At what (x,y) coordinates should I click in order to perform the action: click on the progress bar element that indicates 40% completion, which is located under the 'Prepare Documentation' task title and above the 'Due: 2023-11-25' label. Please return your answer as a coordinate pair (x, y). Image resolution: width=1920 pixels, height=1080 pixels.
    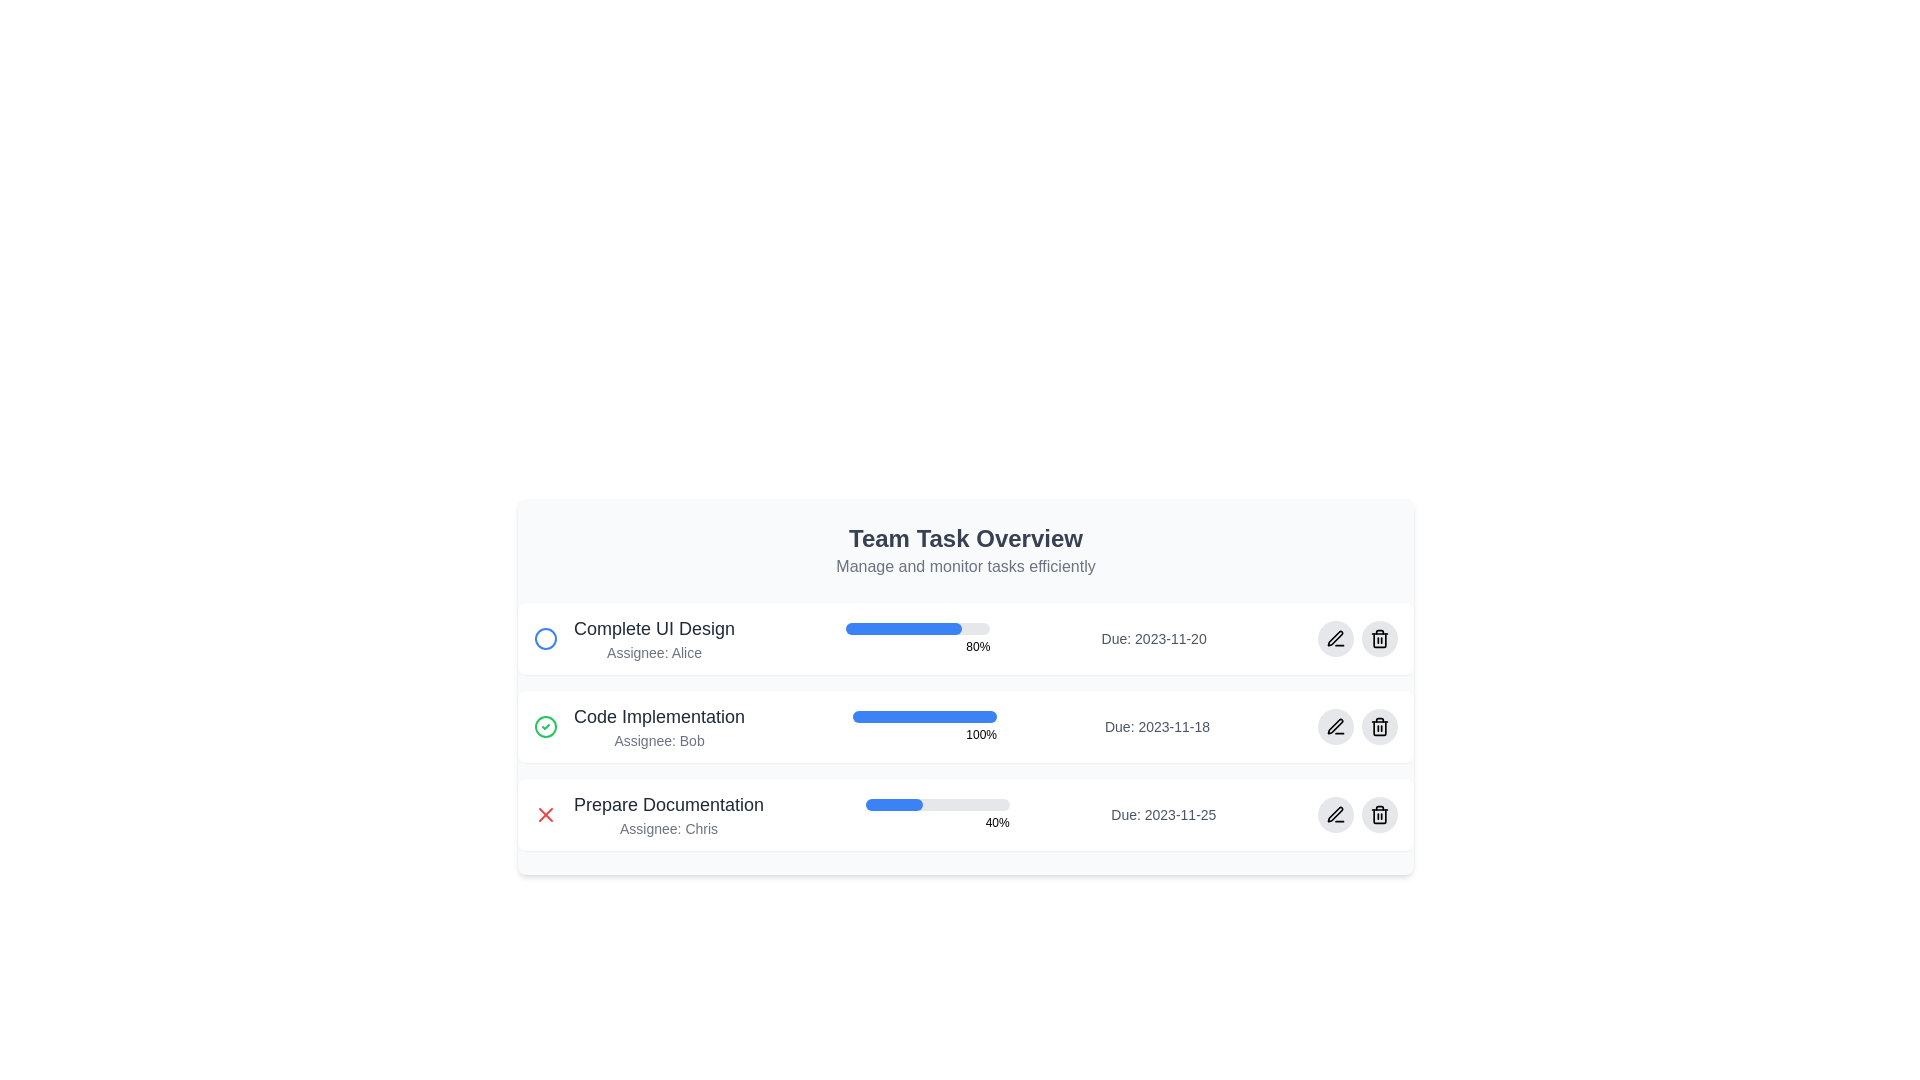
    Looking at the image, I should click on (936, 814).